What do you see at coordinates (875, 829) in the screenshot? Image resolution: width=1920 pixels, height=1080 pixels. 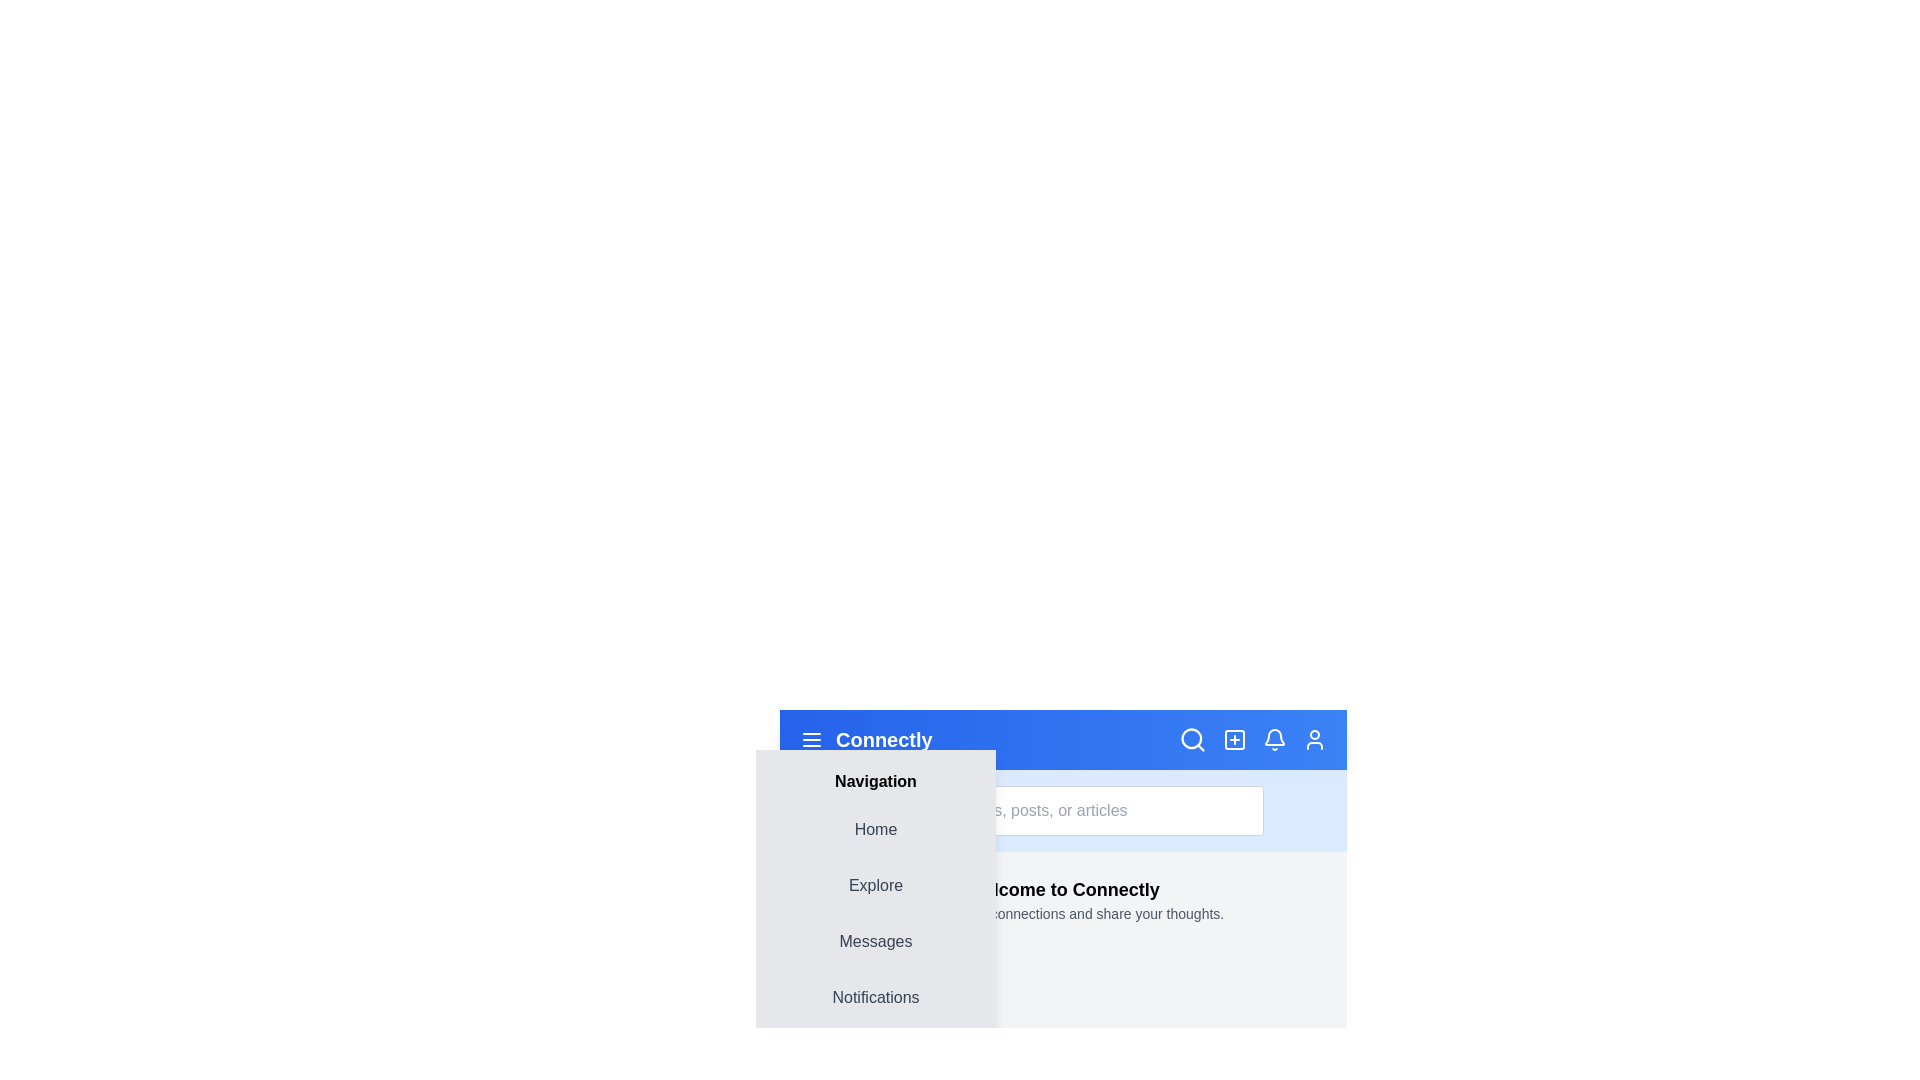 I see `the navigation menu item Home` at bounding box center [875, 829].